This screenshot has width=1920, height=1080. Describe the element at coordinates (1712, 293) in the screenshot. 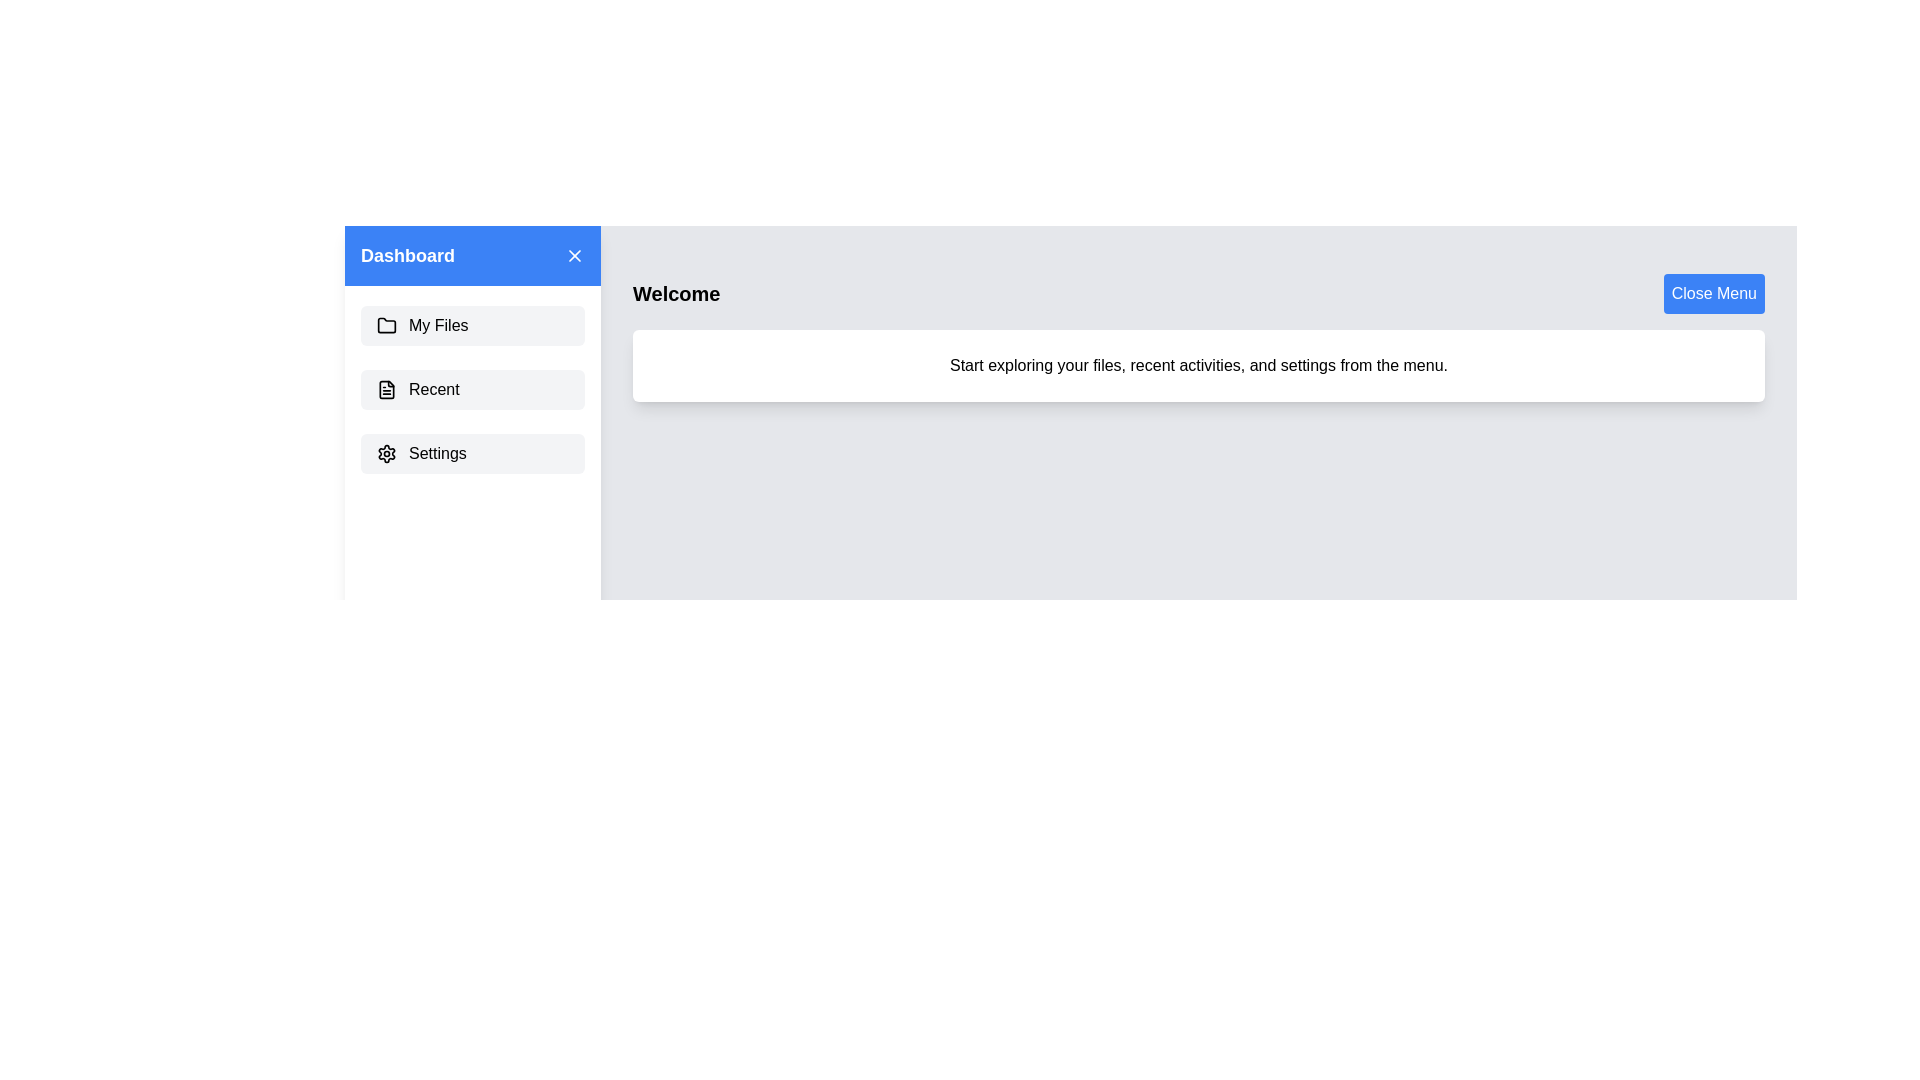

I see `'Close Menu' button in the main content header` at that location.